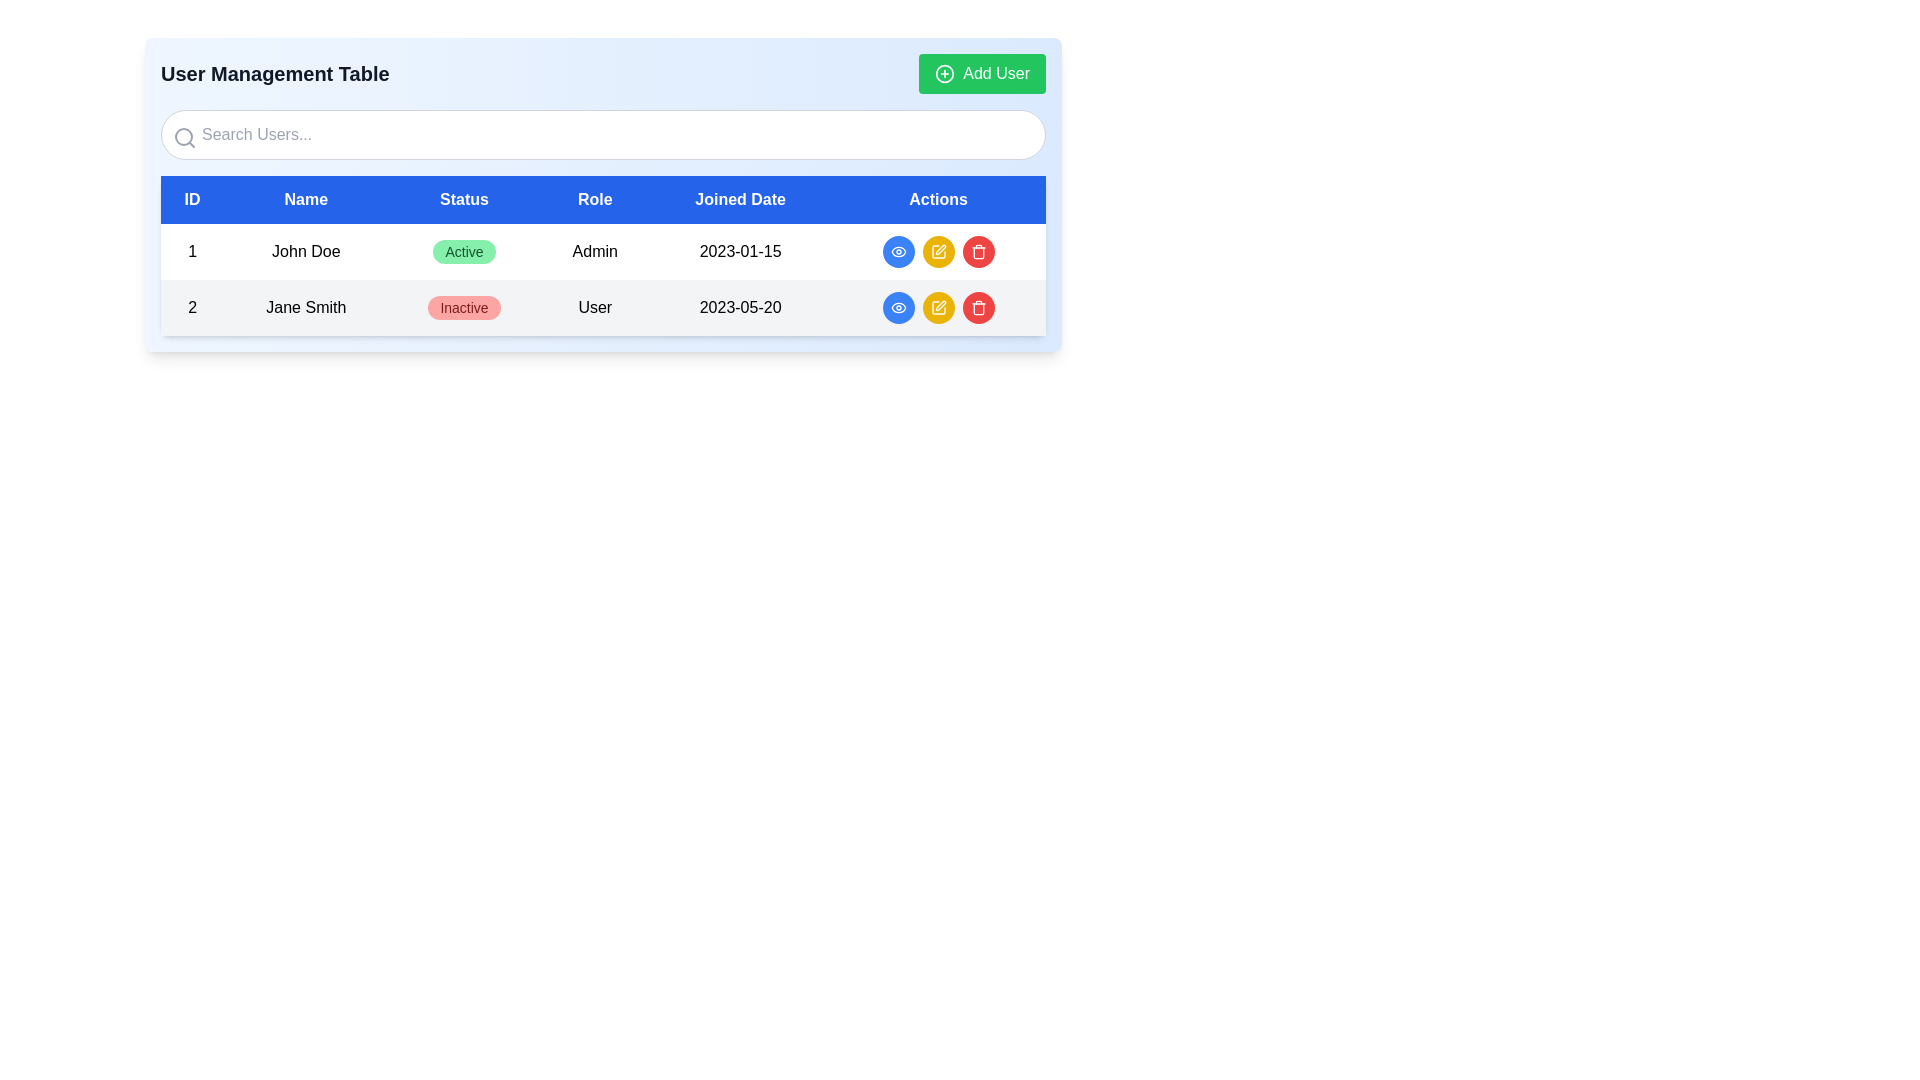  What do you see at coordinates (739, 200) in the screenshot?
I see `the 'Joined Date' table header cell to interact with table features` at bounding box center [739, 200].